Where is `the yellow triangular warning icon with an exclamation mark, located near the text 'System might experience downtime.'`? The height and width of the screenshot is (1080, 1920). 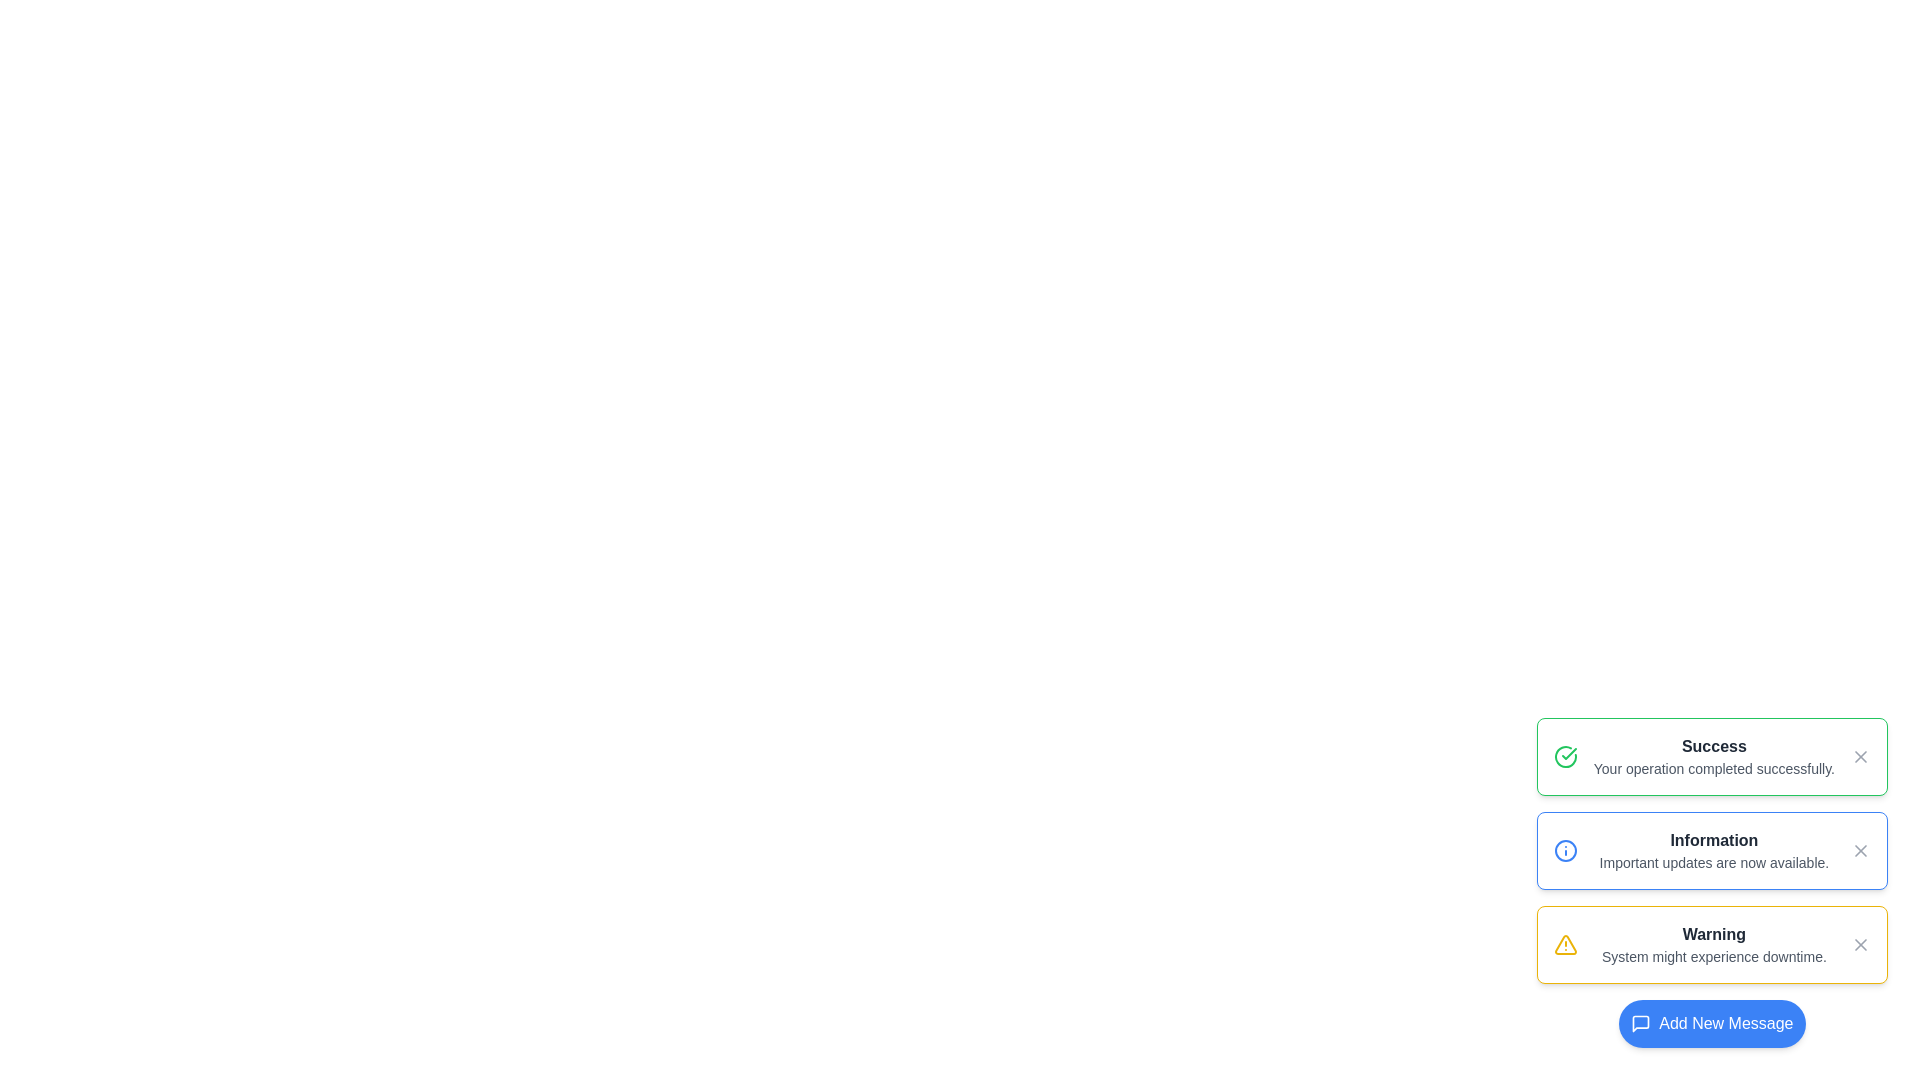 the yellow triangular warning icon with an exclamation mark, located near the text 'System might experience downtime.' is located at coordinates (1564, 945).